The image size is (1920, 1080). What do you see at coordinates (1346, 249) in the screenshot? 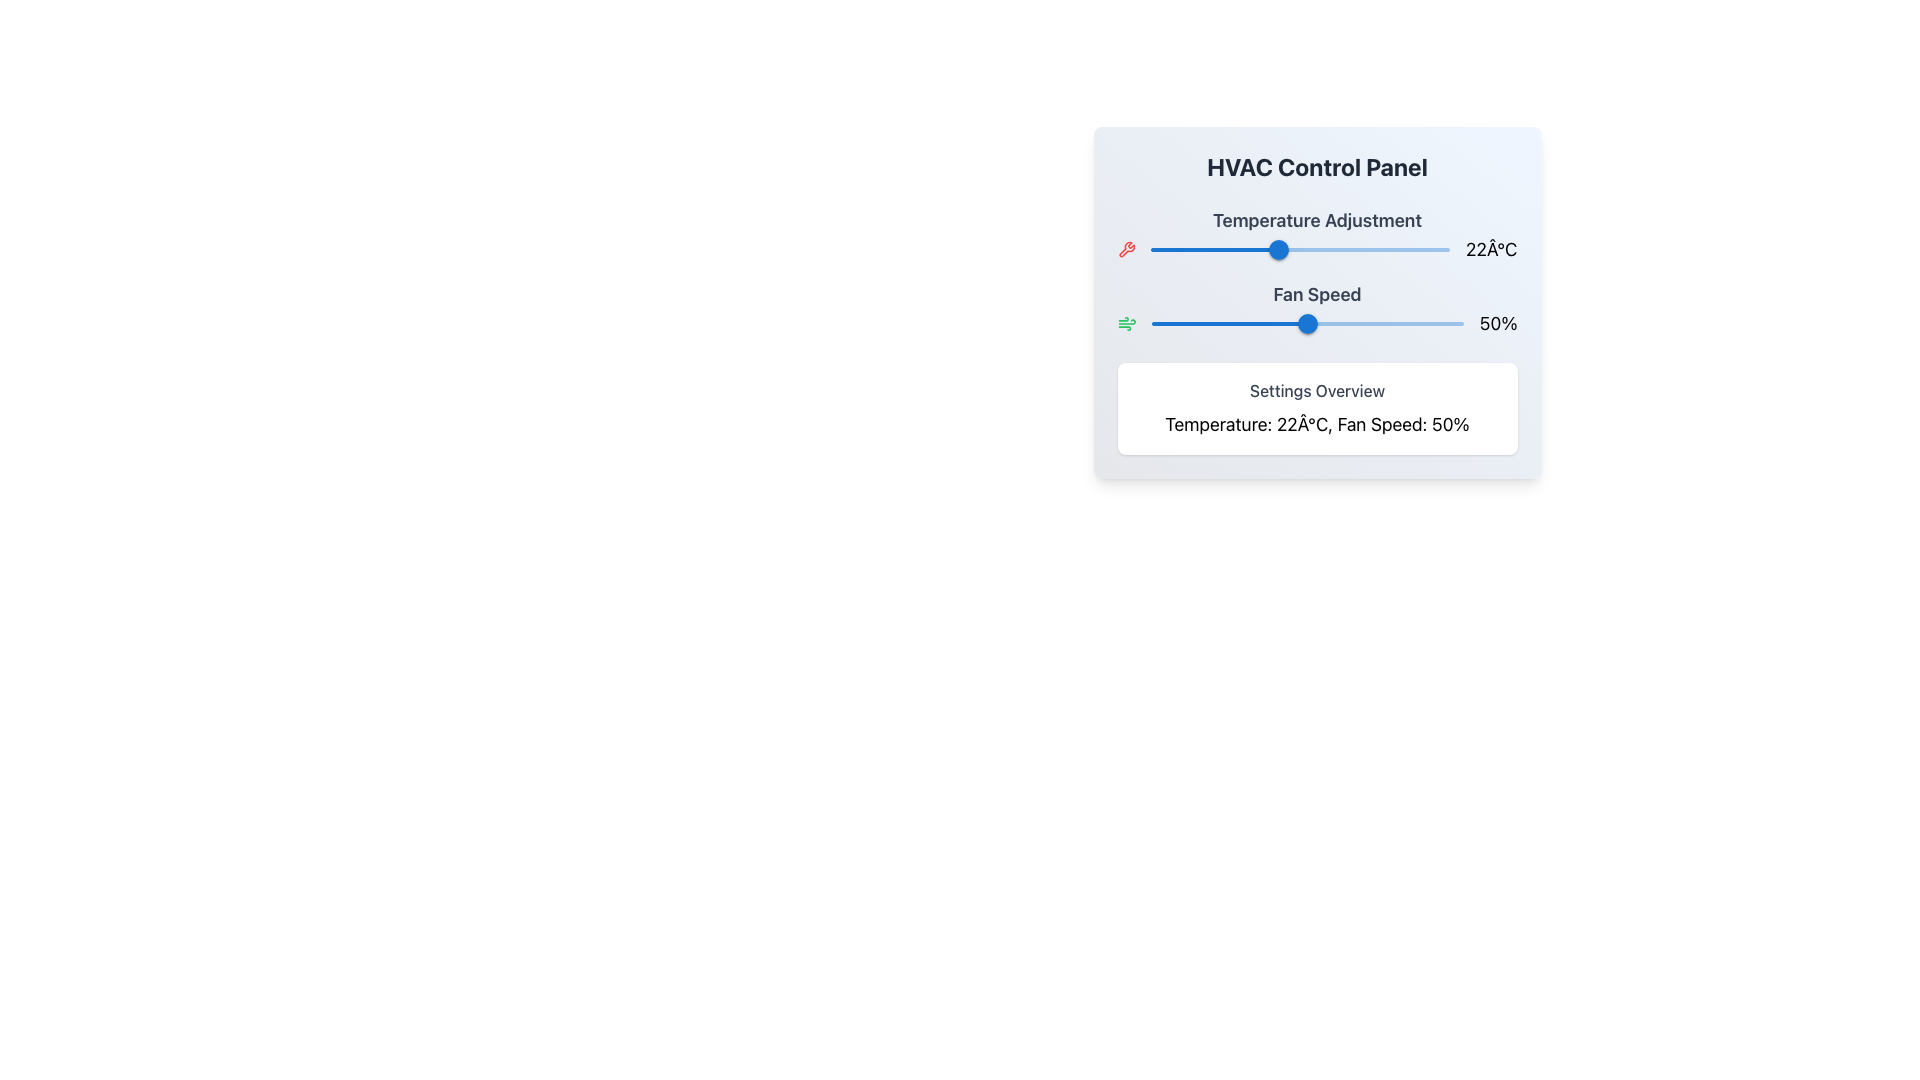
I see `the temperature` at bounding box center [1346, 249].